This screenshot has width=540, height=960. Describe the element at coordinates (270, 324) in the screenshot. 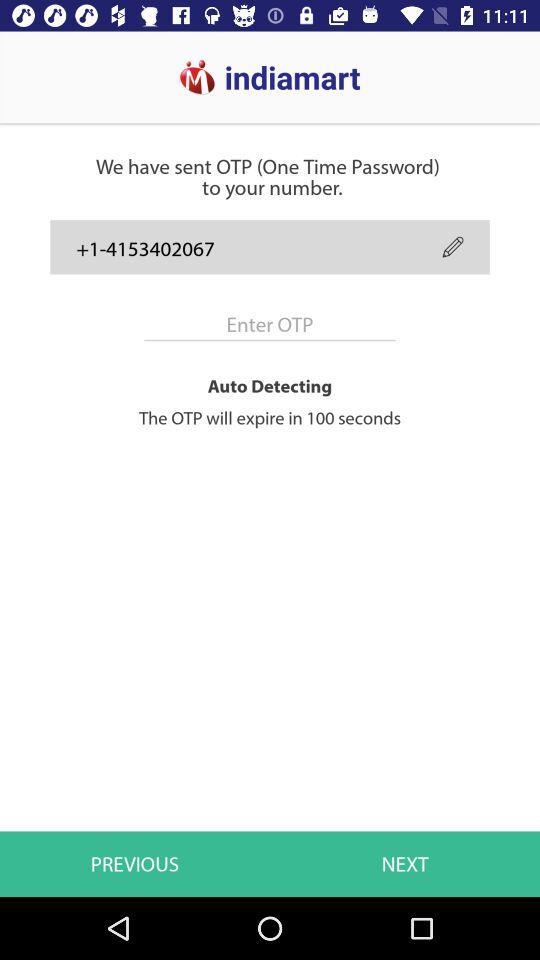

I see `item above auto detecting item` at that location.